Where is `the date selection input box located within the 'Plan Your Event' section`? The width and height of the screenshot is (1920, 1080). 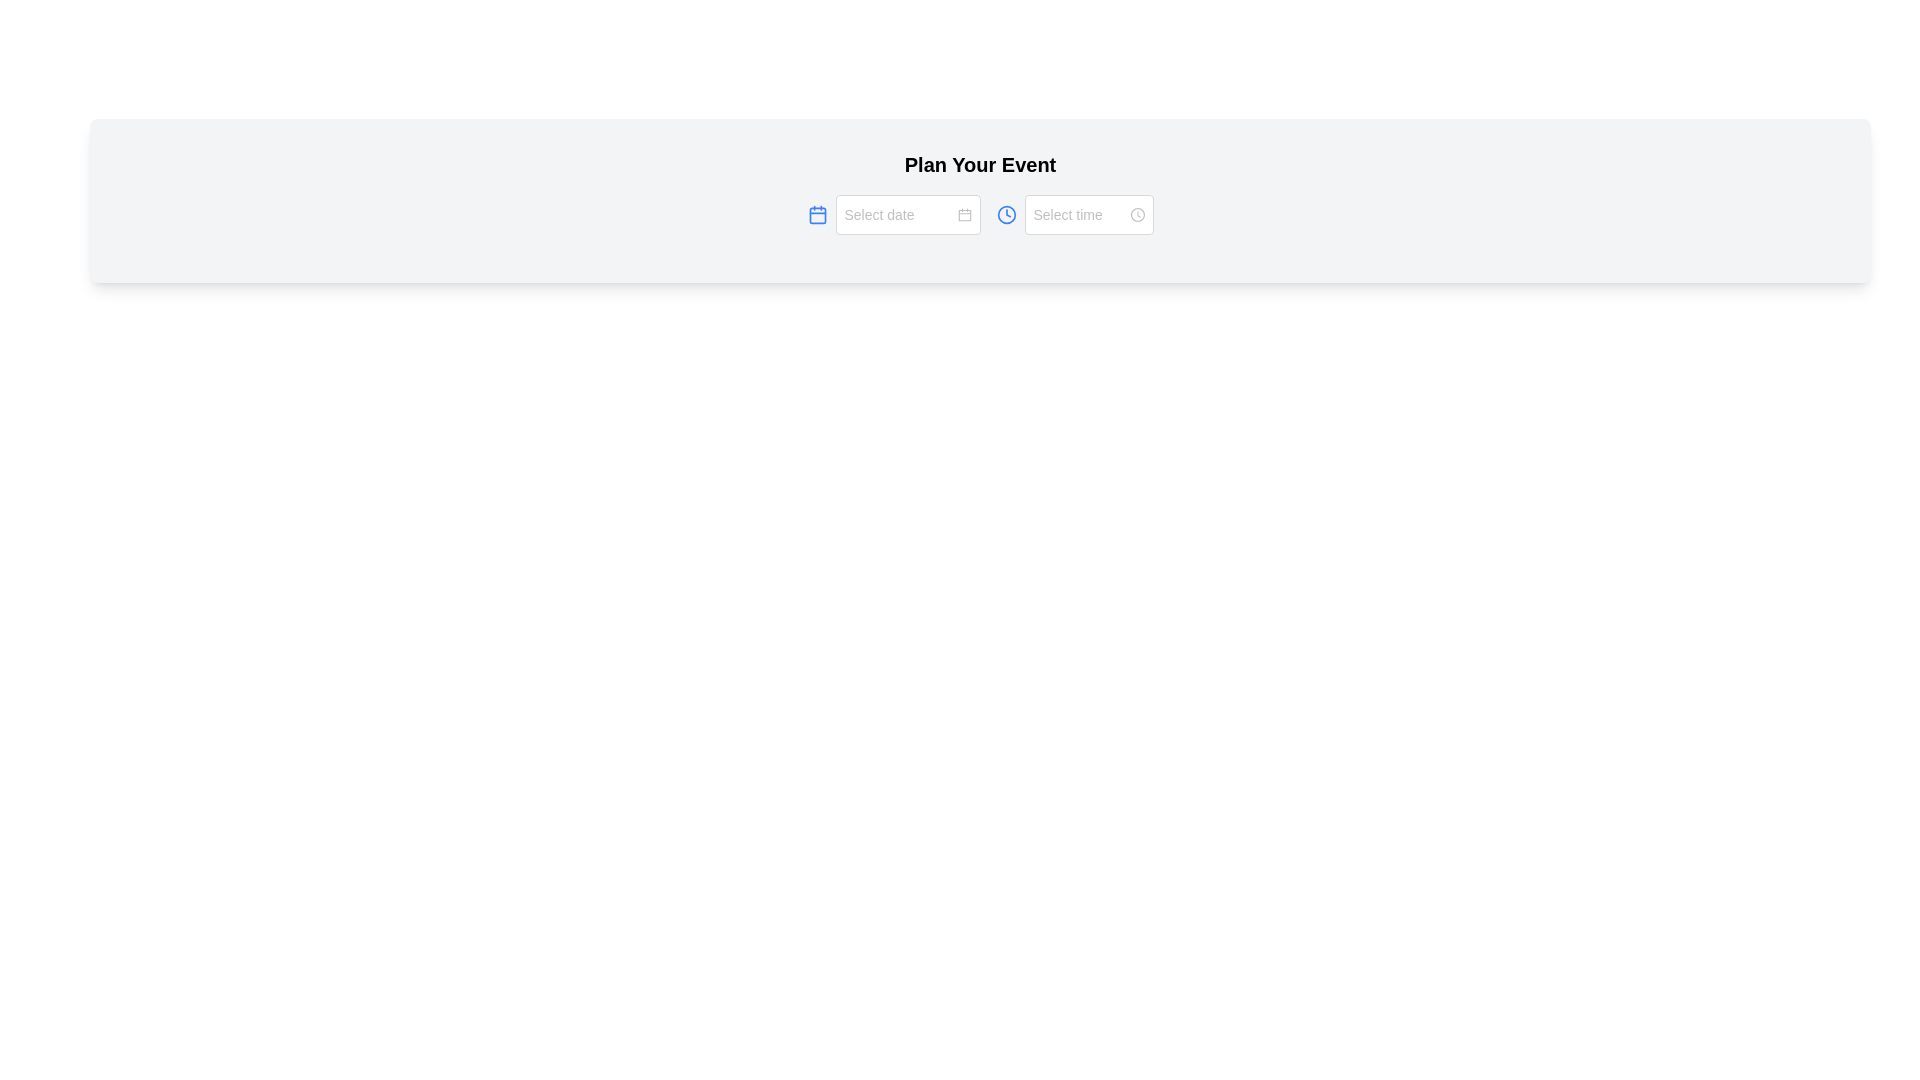 the date selection input box located within the 'Plan Your Event' section is located at coordinates (980, 215).